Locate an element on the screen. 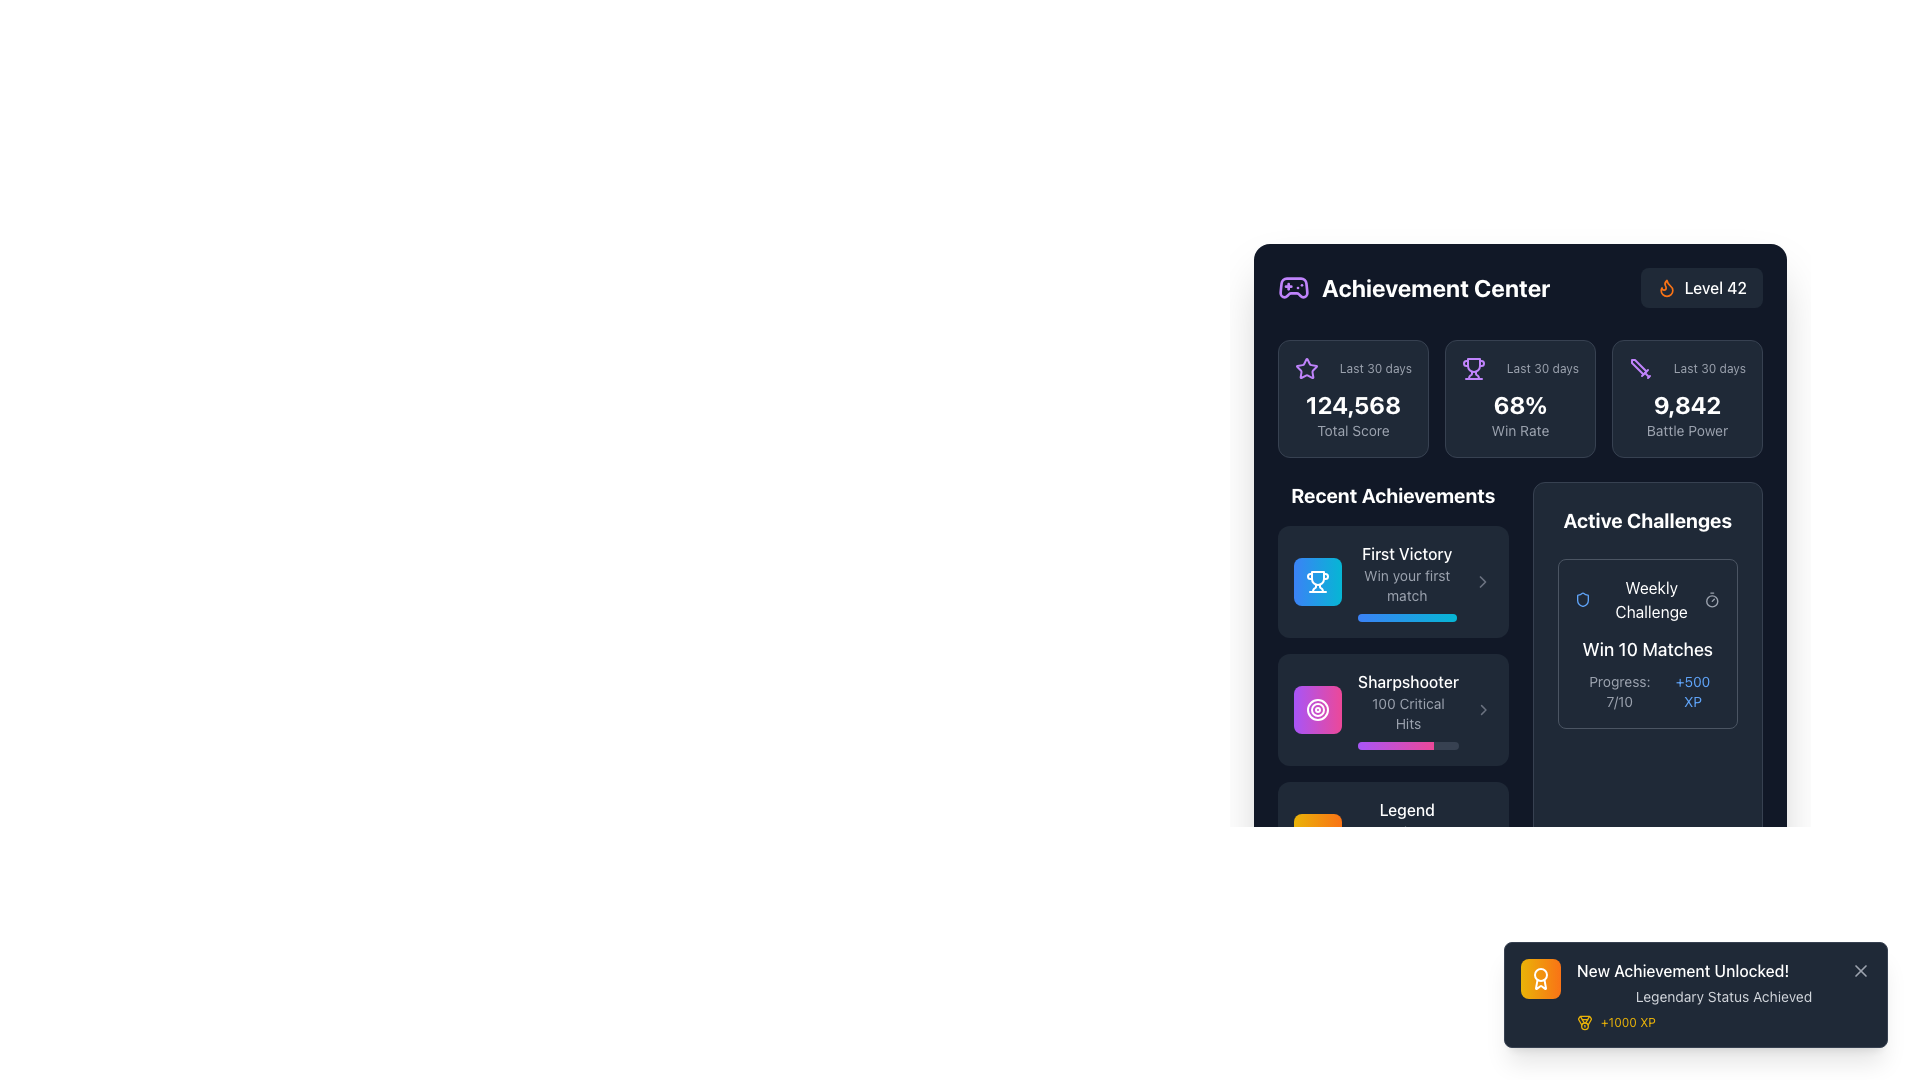  the user's level indicator label with icon, located in the top-right section next to the 'Achievement Center' title is located at coordinates (1700, 288).